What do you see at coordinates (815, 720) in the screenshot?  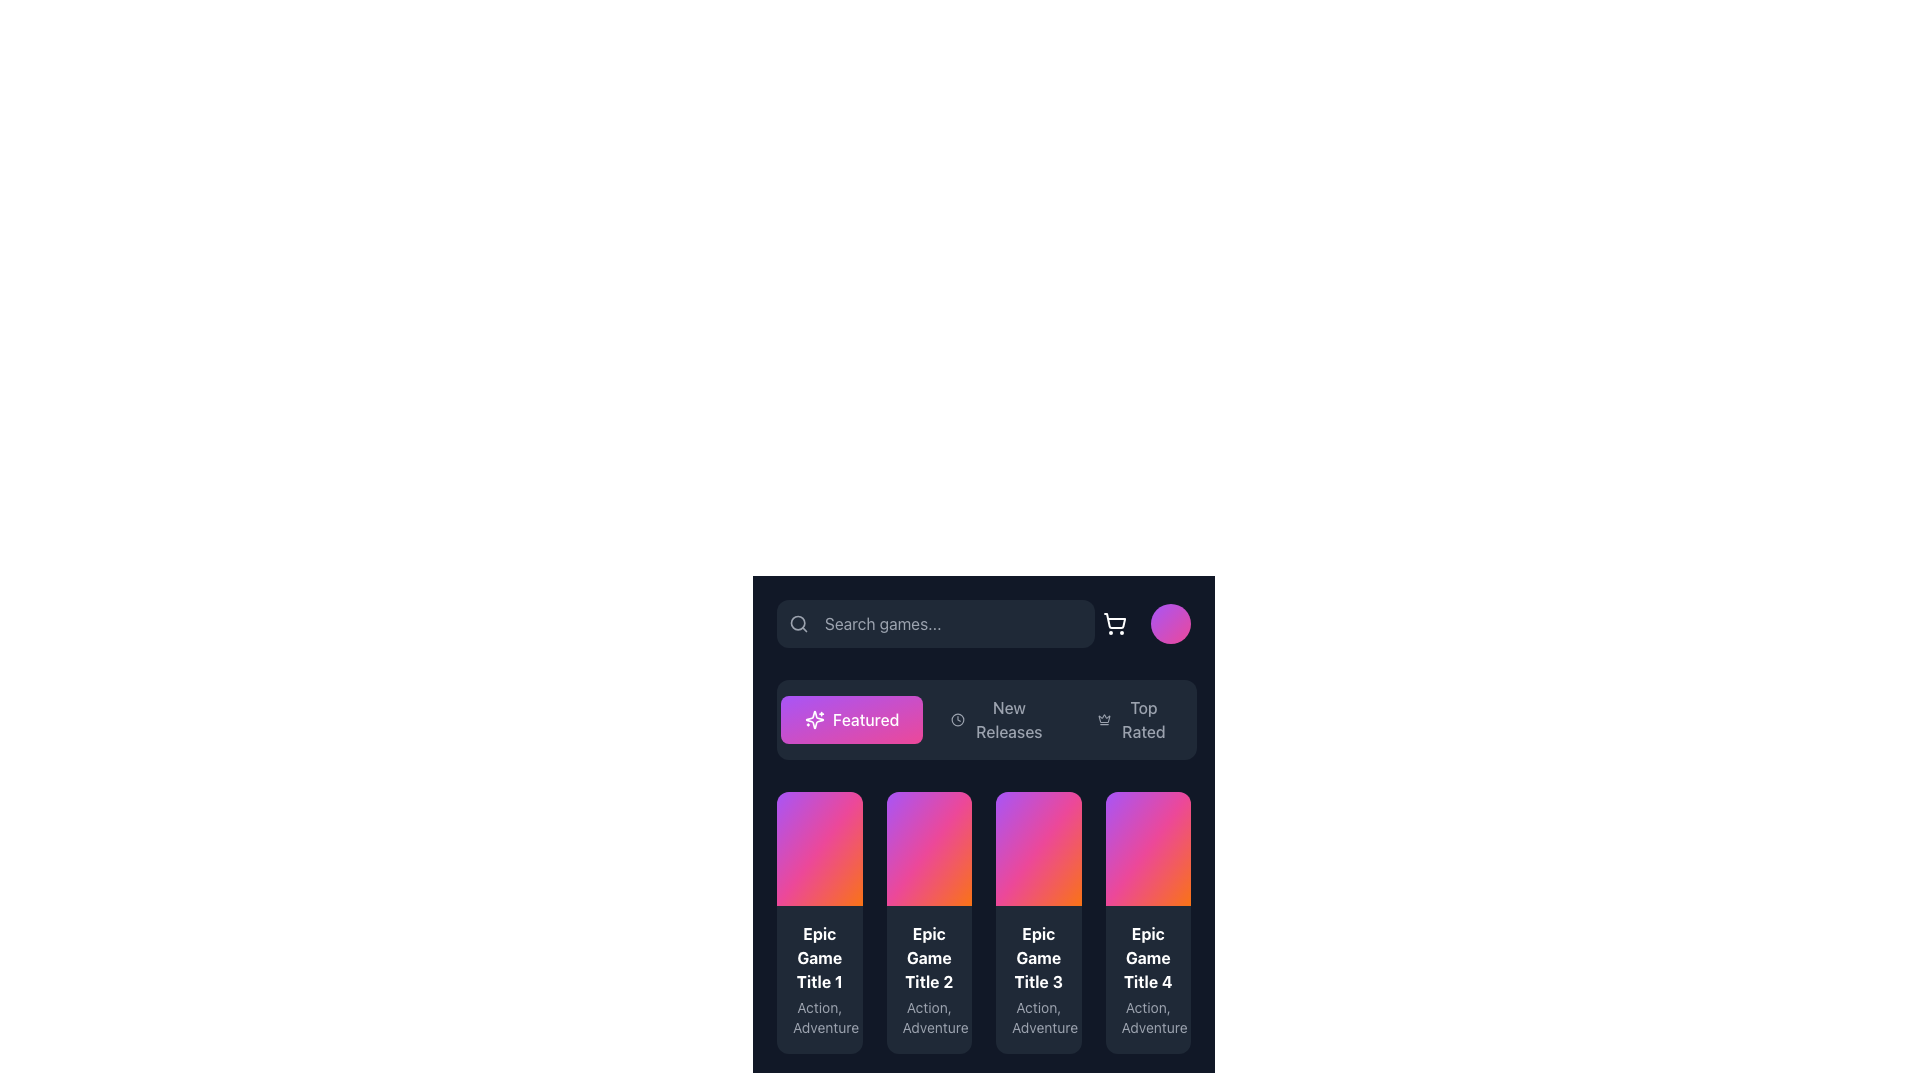 I see `the star-like decorative icon representing the 'Featured' label, located on the left side inside the 'Featured' button in the top section of the selectable menu cluster` at bounding box center [815, 720].